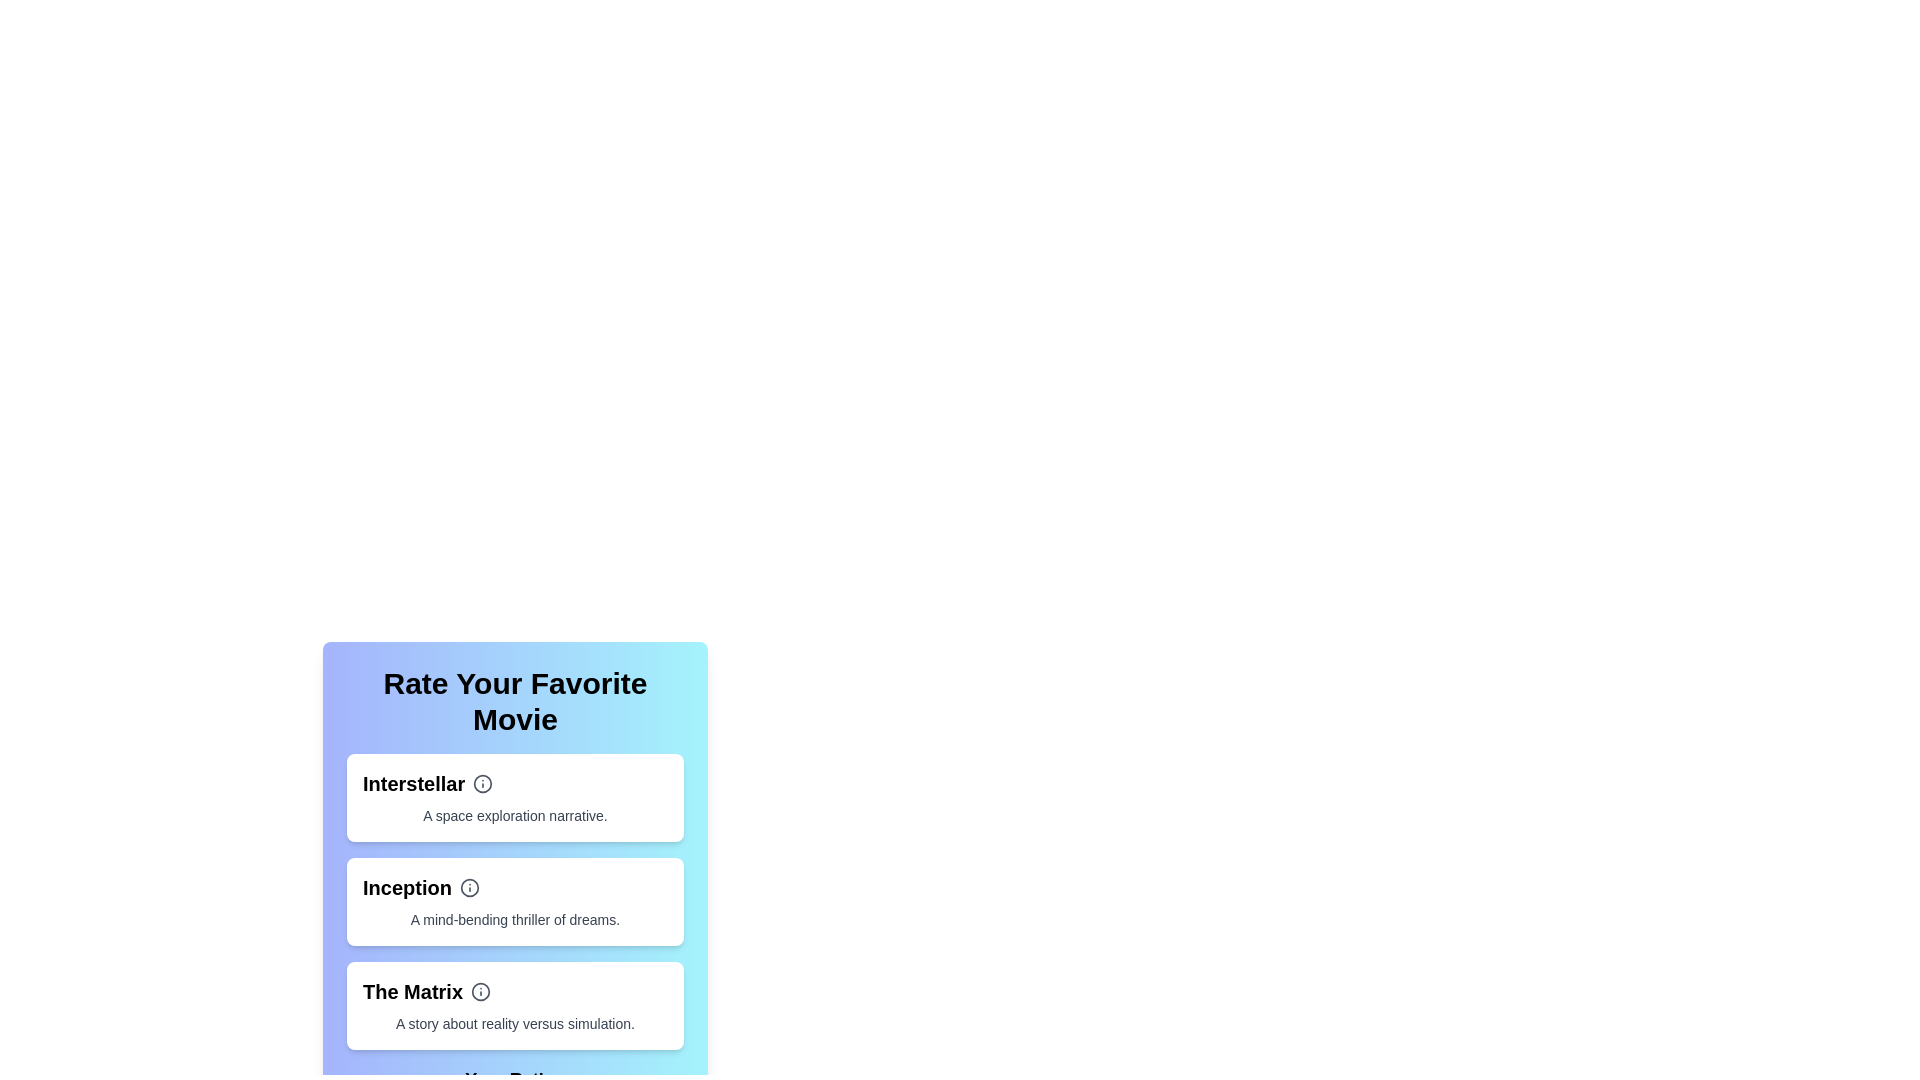 This screenshot has height=1080, width=1920. I want to click on the information trigger icon button located to the right of the text 'The Matrix', so click(480, 991).